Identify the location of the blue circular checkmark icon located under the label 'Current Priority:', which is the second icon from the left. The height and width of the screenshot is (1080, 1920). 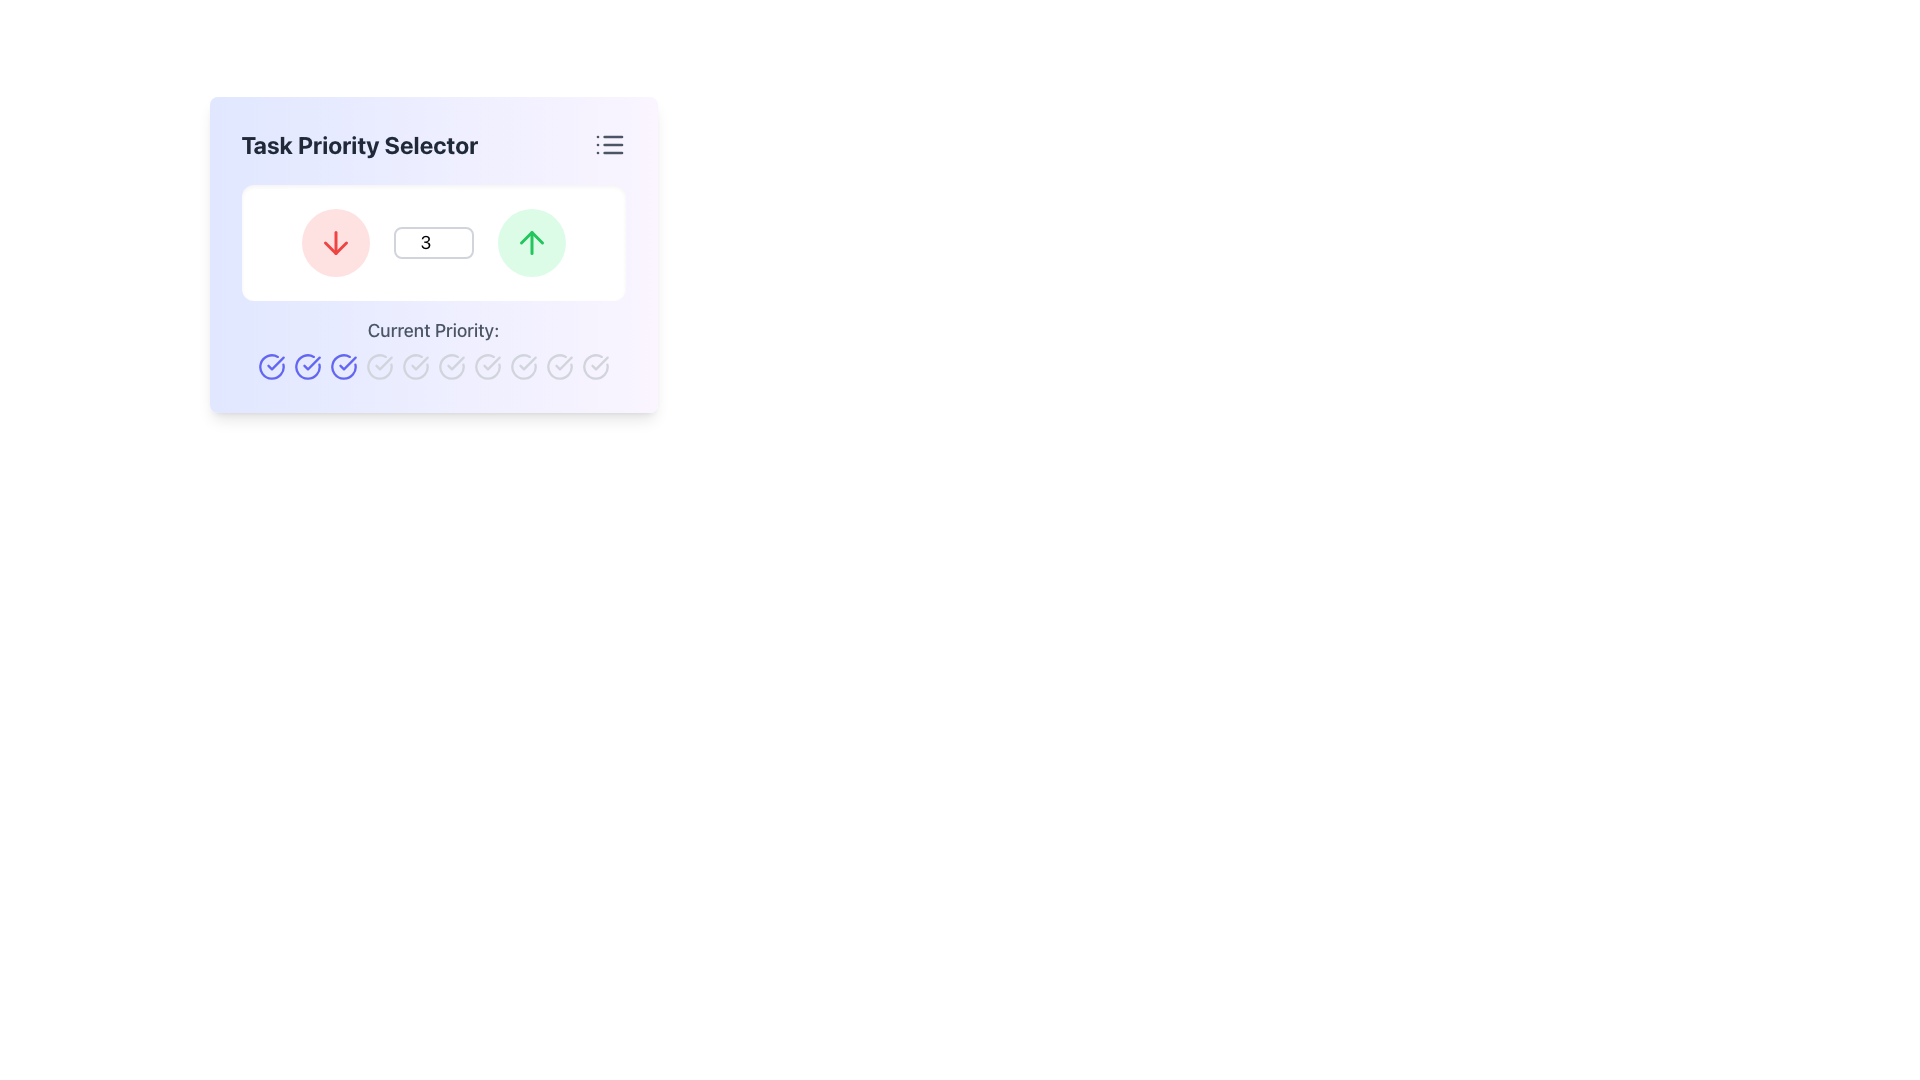
(310, 363).